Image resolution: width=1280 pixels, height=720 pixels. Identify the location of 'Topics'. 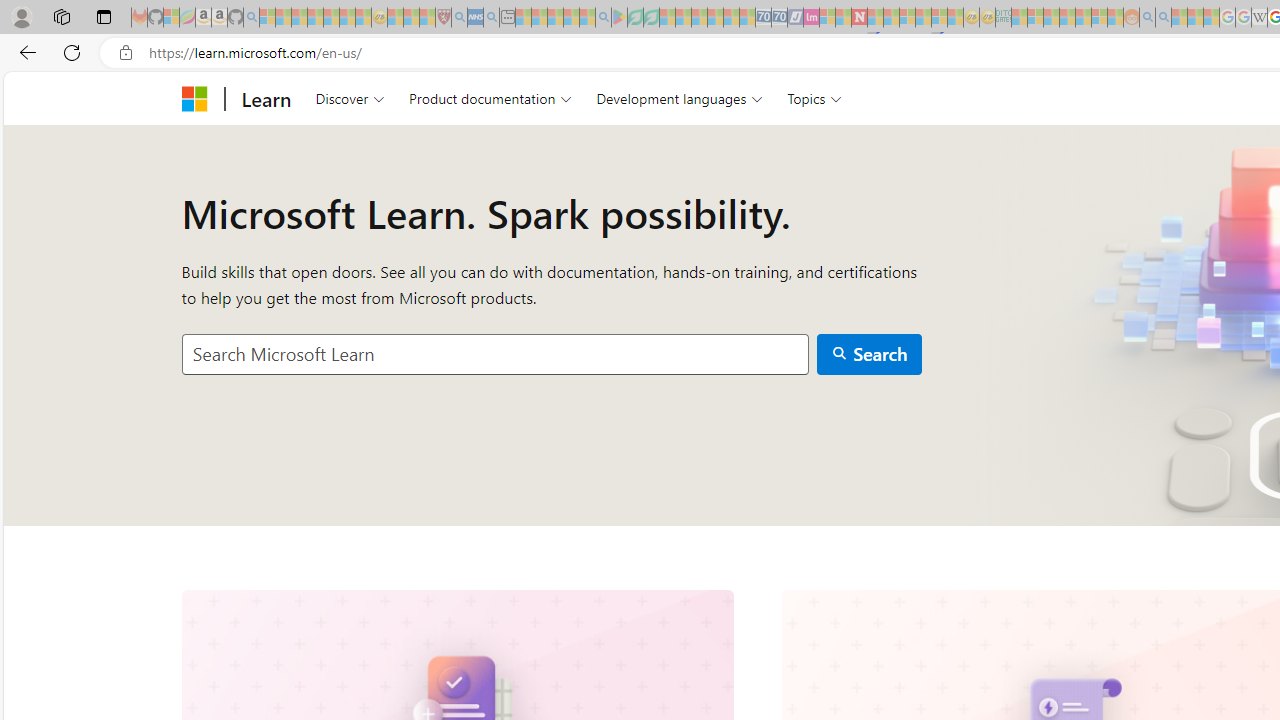
(815, 98).